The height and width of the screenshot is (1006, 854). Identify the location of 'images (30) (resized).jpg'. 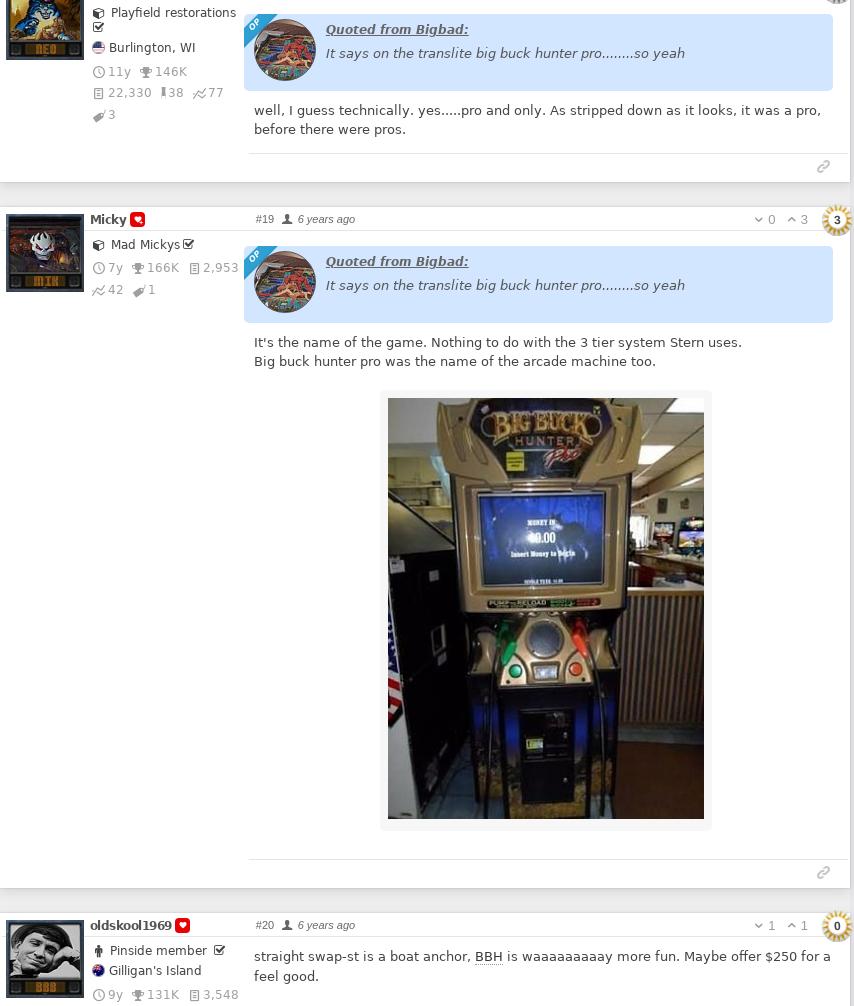
(567, 807).